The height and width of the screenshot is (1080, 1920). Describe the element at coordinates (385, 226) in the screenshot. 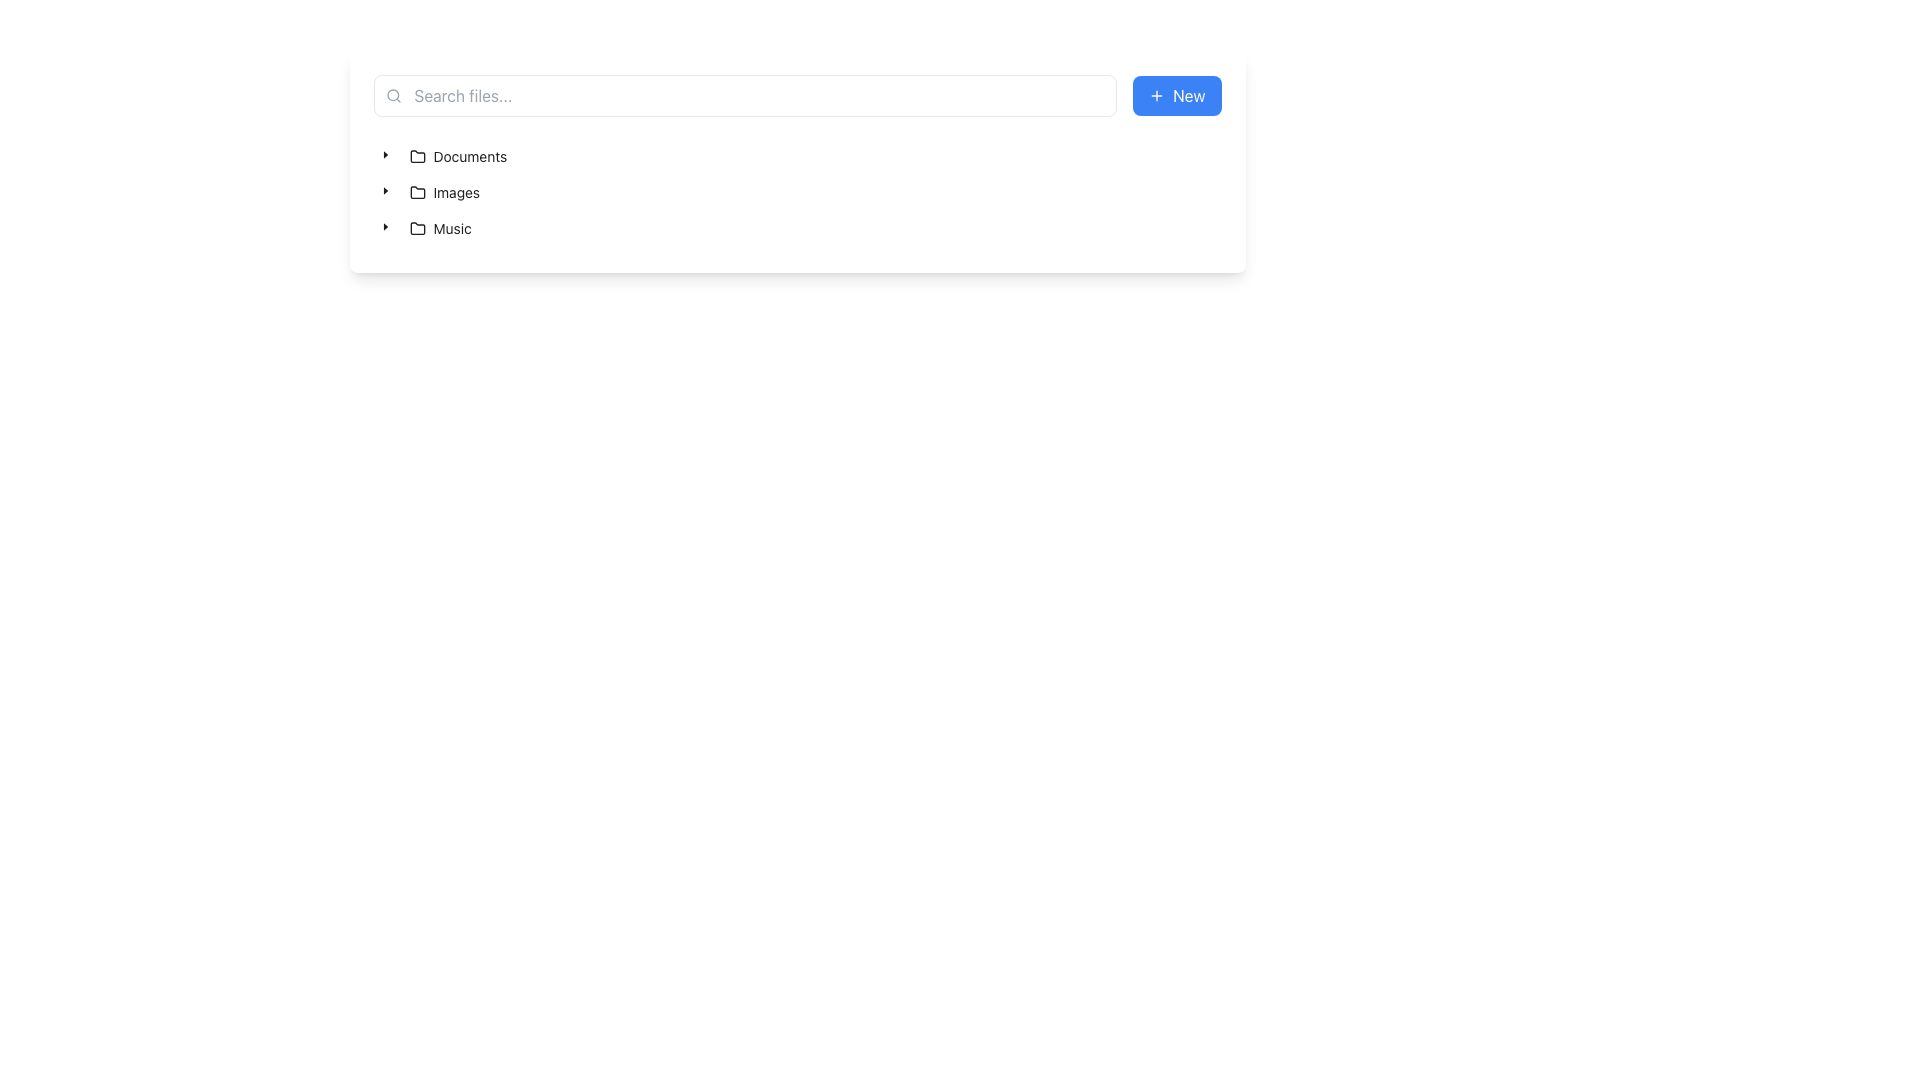

I see `the Caret toggle icon` at that location.